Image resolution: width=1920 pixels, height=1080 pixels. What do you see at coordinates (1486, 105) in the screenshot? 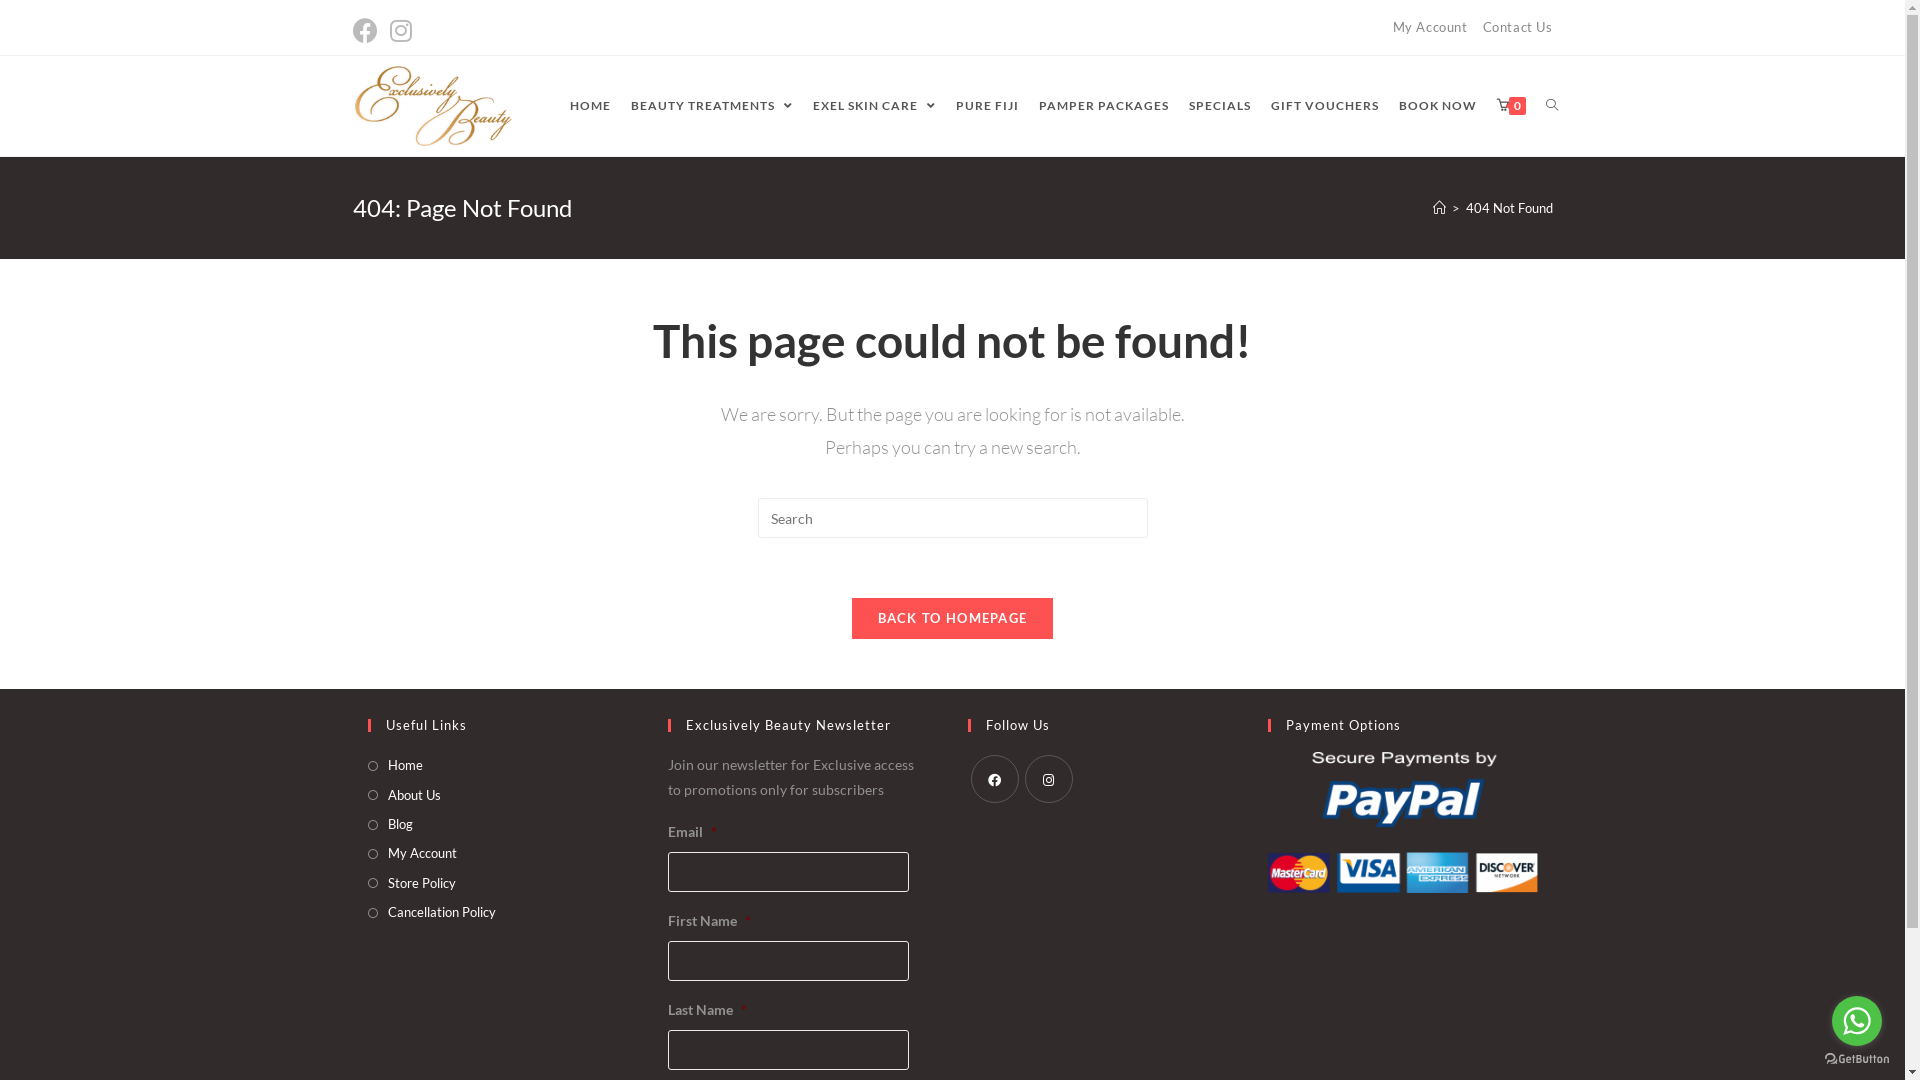
I see `'0'` at bounding box center [1486, 105].